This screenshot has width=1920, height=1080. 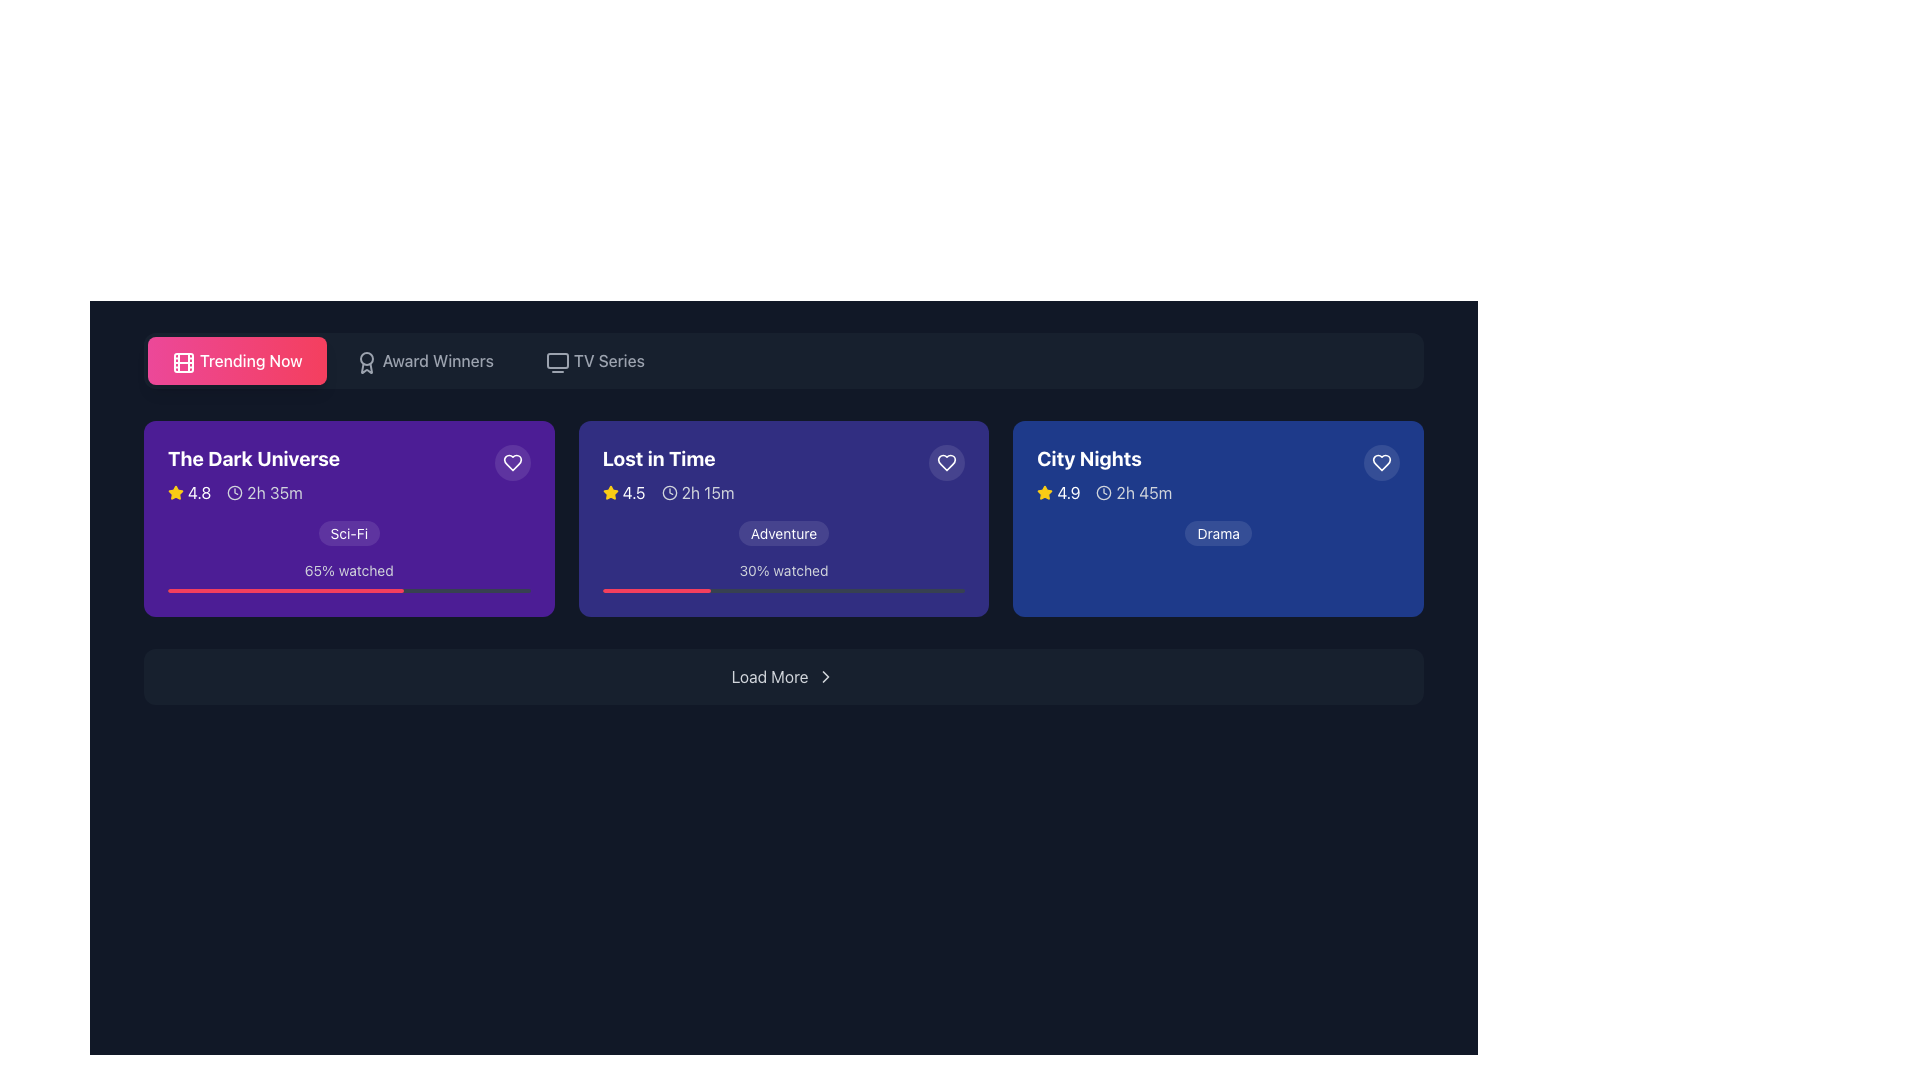 What do you see at coordinates (237, 361) in the screenshot?
I see `the 'Trending Now' button located at the top left of the navigation options to activate hover effects` at bounding box center [237, 361].